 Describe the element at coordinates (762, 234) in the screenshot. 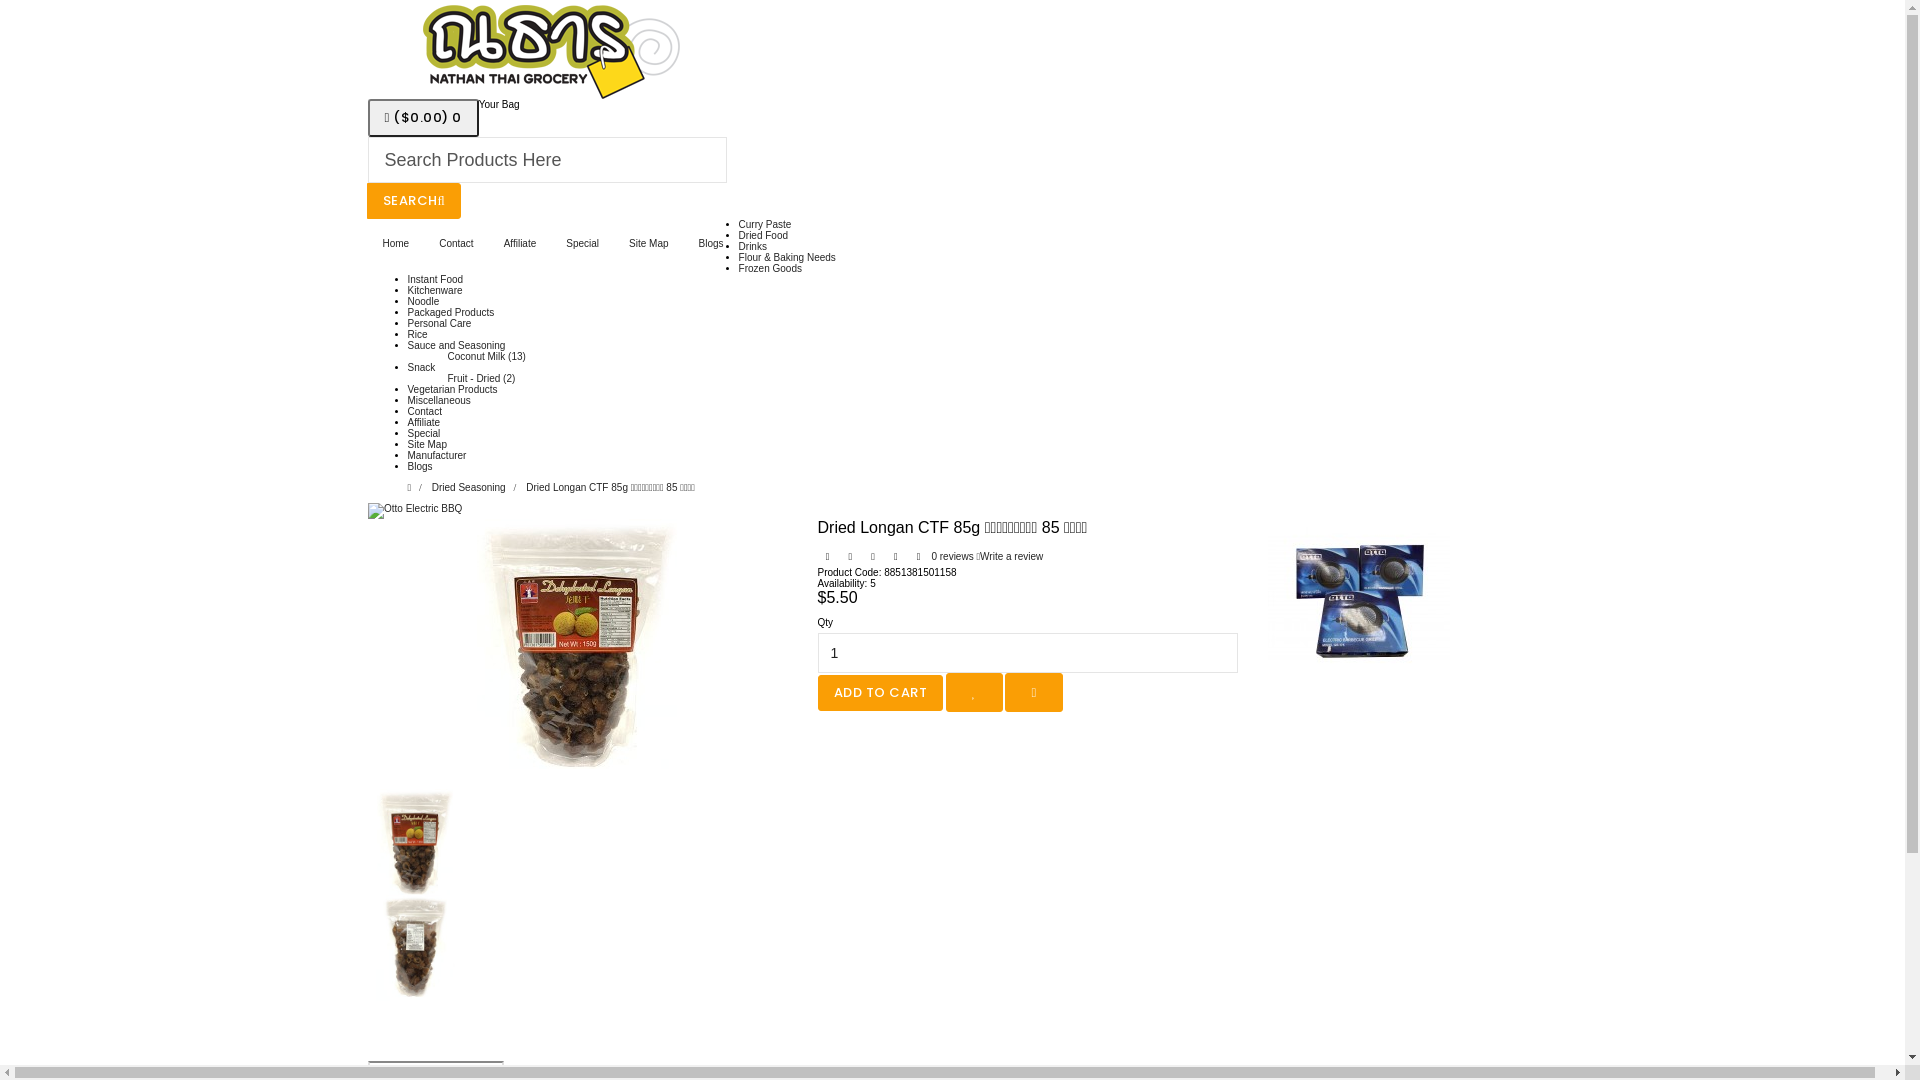

I see `'Dried Food'` at that location.